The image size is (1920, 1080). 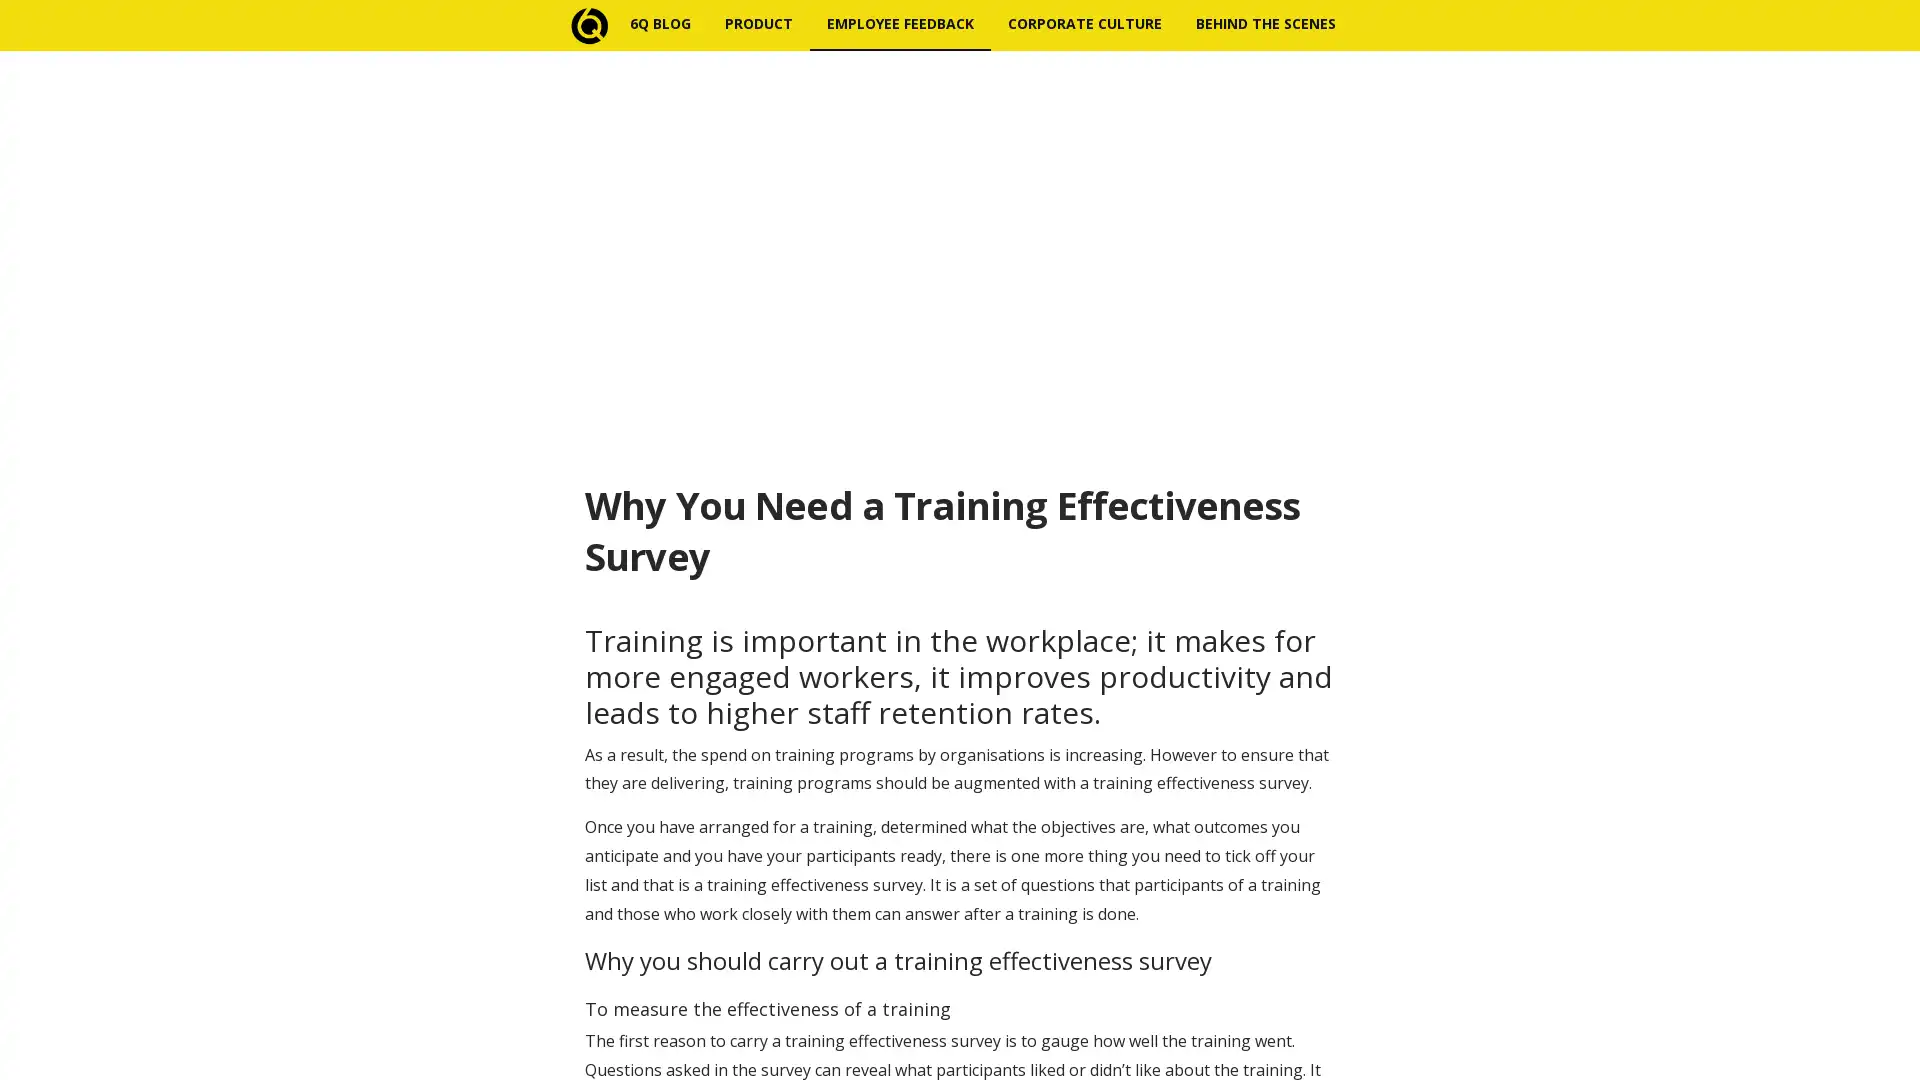 I want to click on Subscribe, so click(x=1180, y=1051).